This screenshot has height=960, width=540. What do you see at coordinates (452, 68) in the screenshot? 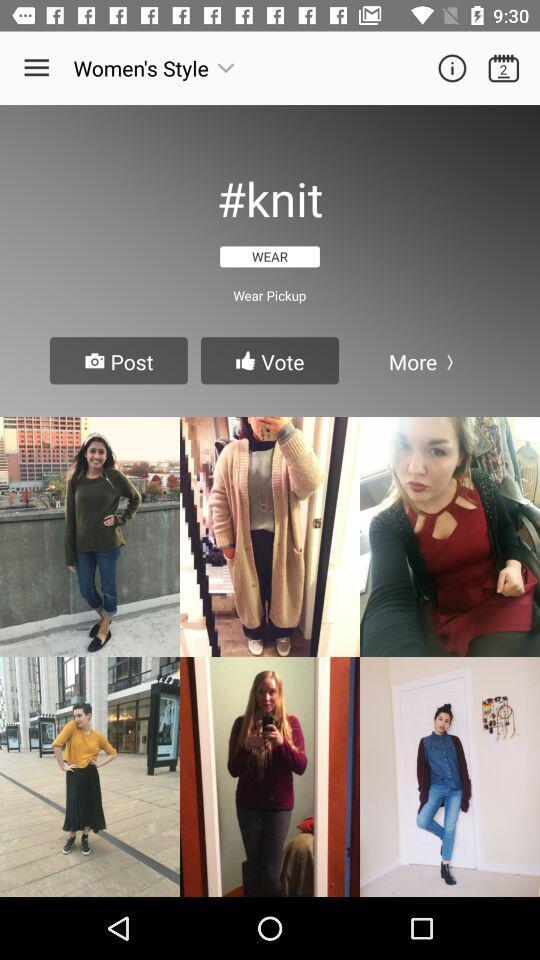
I see `details` at bounding box center [452, 68].